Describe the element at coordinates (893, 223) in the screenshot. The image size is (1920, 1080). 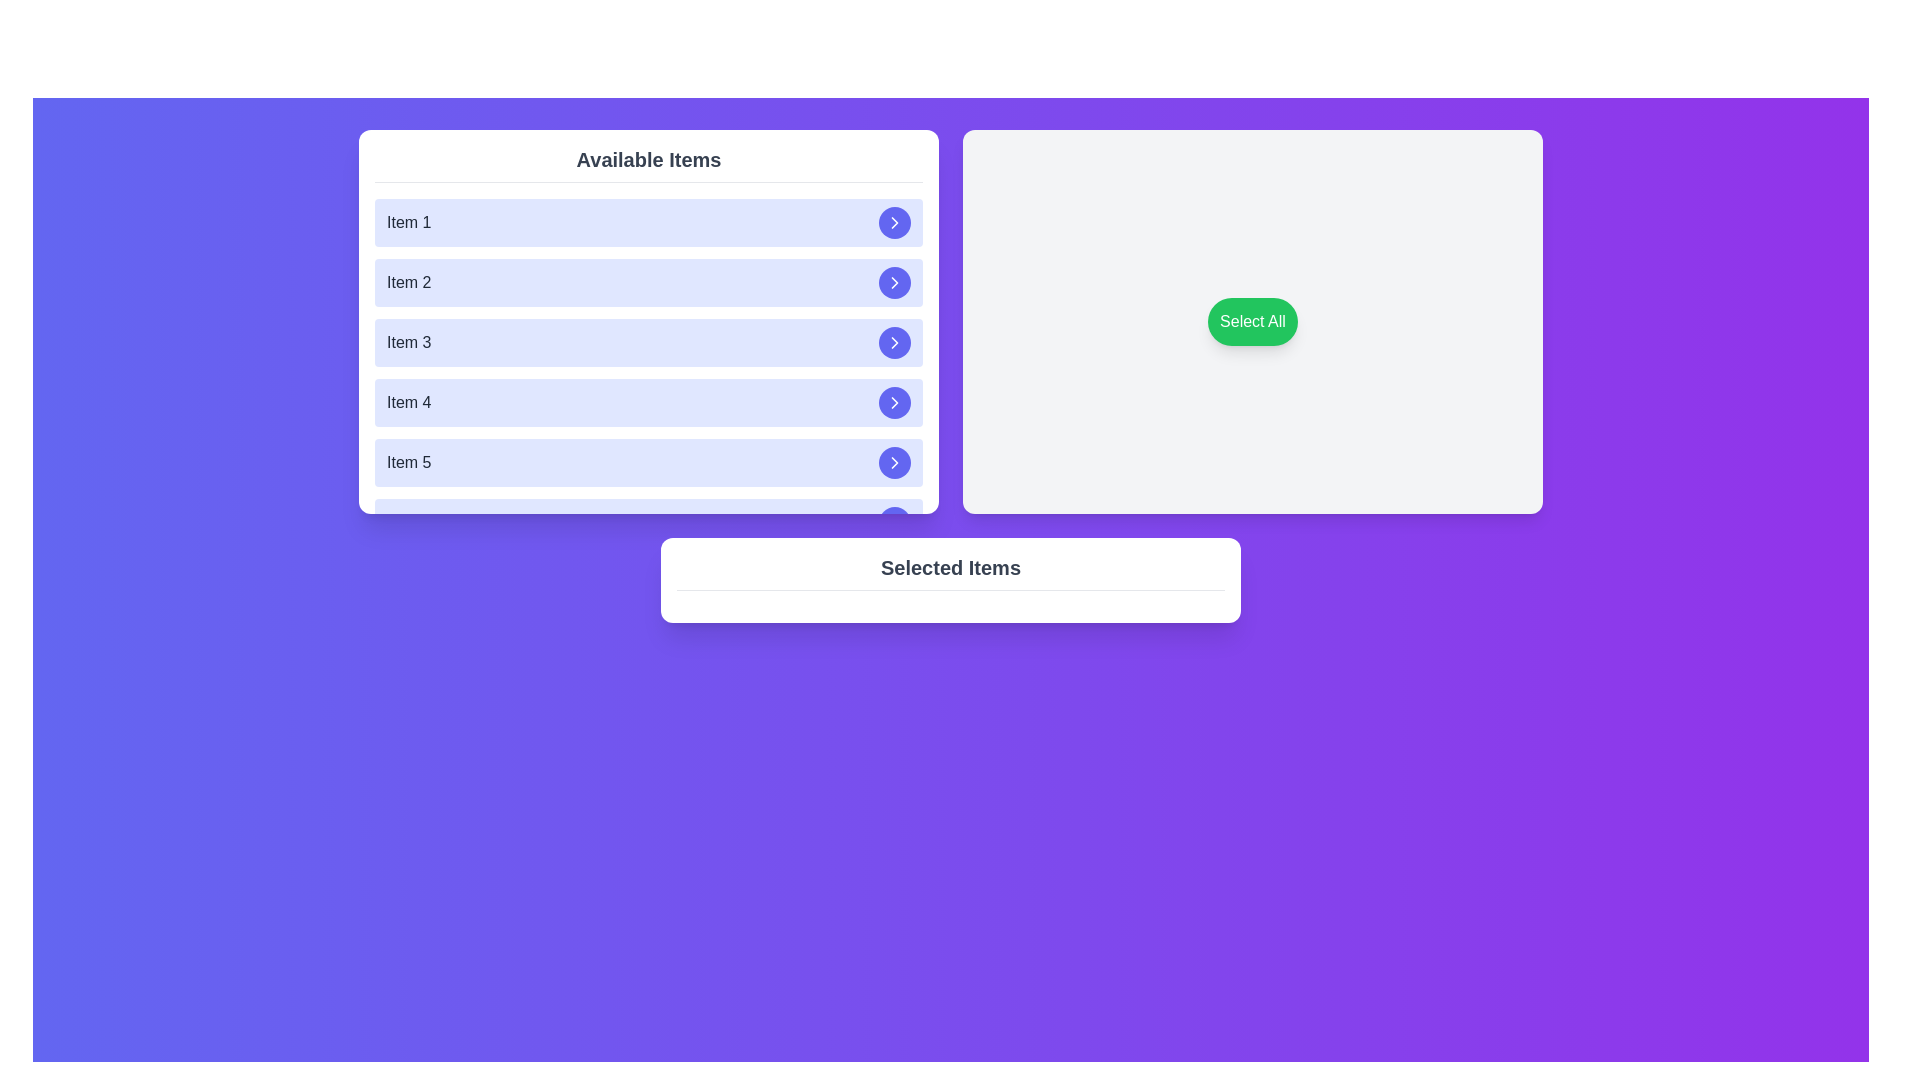
I see `the circular blue button with a white right arrow icon located in the right section of the 'Item 1' box under the 'Available Items' column` at that location.